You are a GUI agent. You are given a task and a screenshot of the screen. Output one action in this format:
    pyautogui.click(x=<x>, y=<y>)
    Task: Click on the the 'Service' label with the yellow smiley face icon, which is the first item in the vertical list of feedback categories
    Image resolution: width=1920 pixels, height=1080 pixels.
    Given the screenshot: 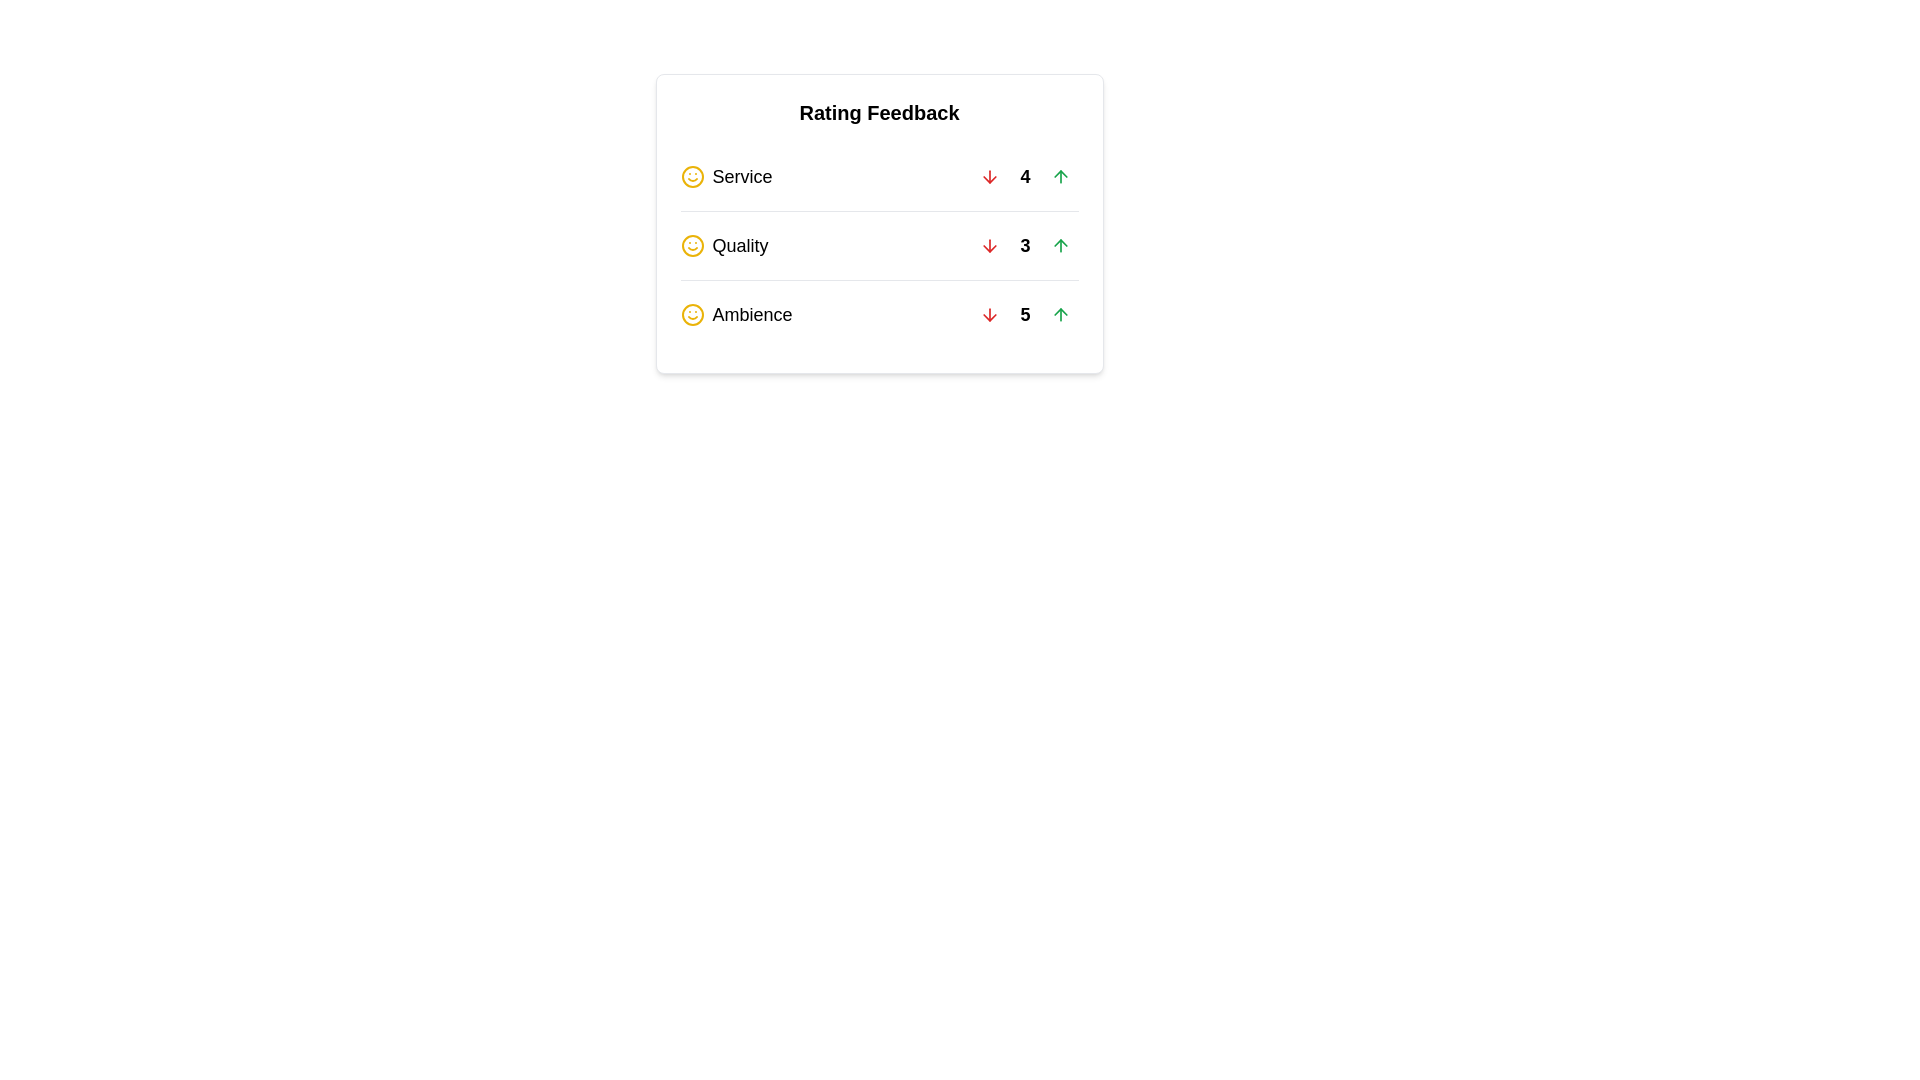 What is the action you would take?
    pyautogui.click(x=725, y=176)
    